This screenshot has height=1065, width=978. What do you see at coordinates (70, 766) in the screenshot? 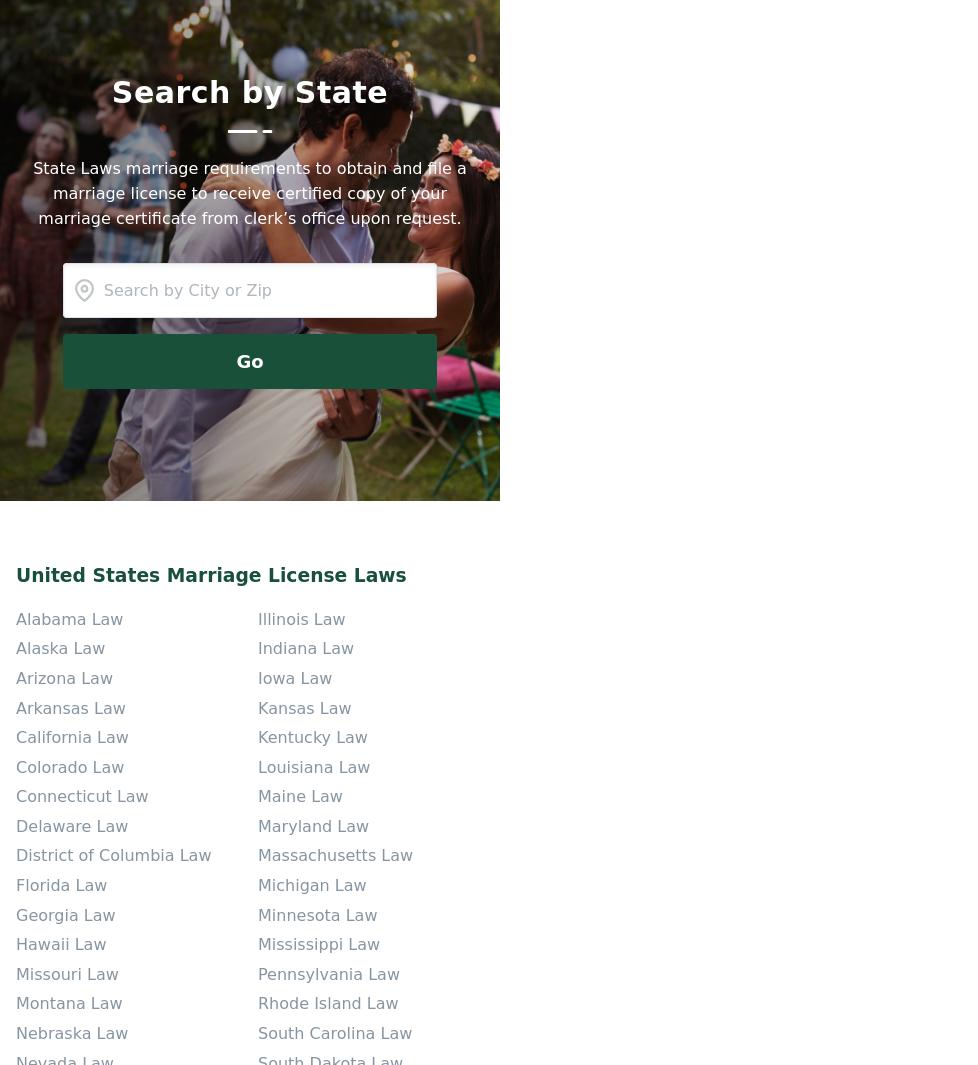
I see `'Colorado Law'` at bounding box center [70, 766].